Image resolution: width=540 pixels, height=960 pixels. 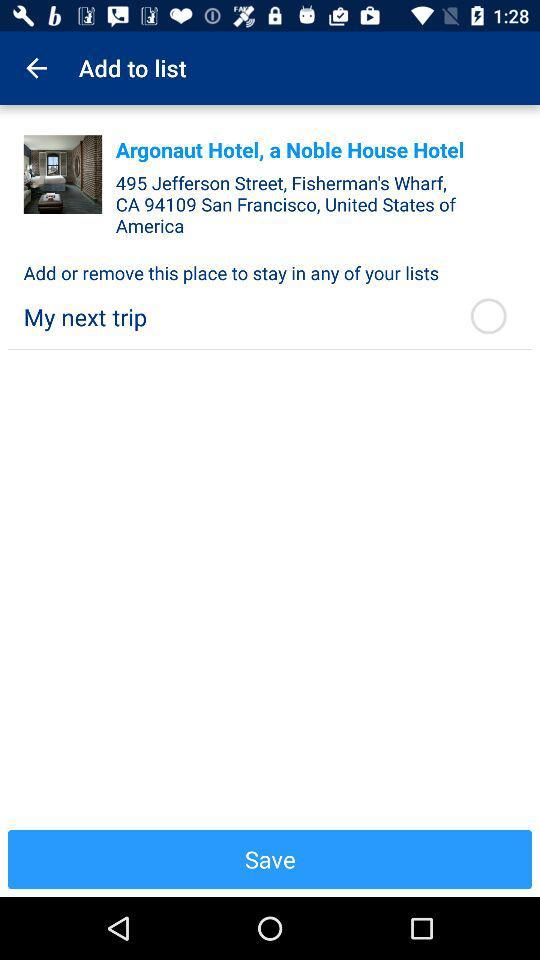 I want to click on my next trip app, so click(x=233, y=317).